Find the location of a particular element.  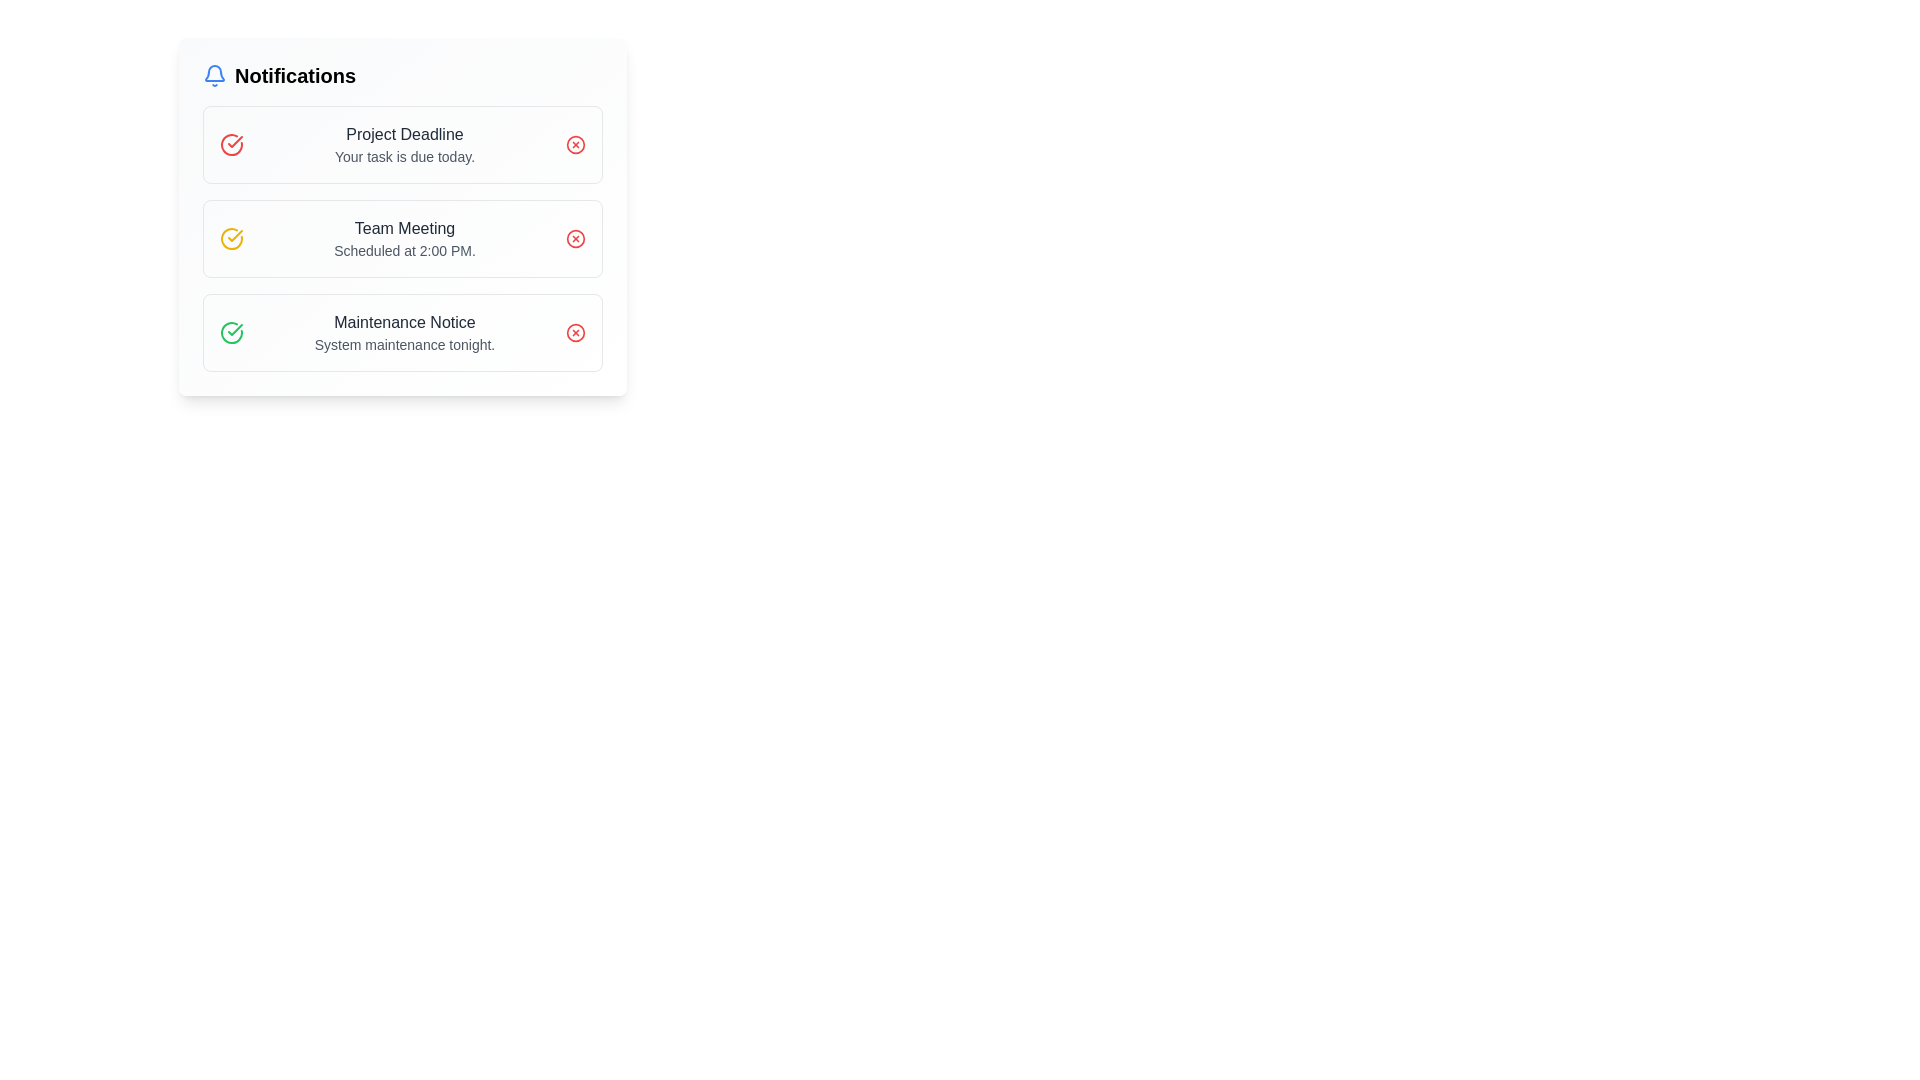

the blue bell icon representing notifications, which is located beside the text 'Notifications' is located at coordinates (215, 75).